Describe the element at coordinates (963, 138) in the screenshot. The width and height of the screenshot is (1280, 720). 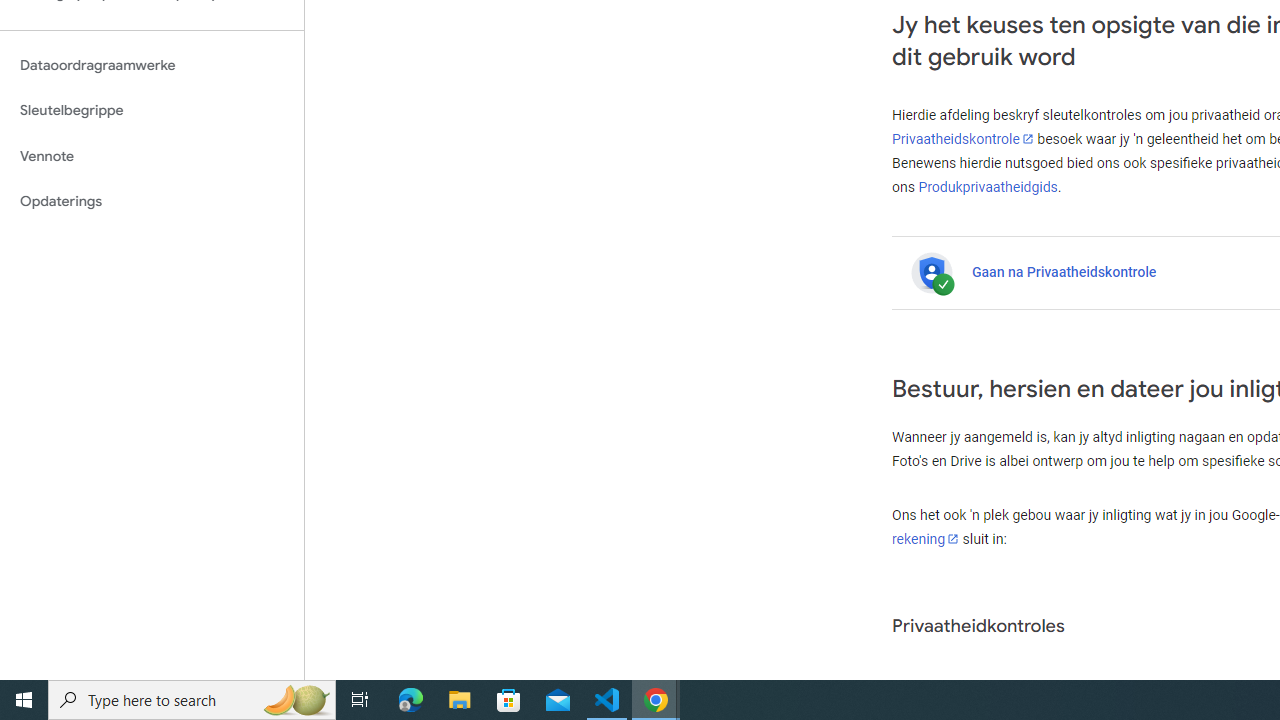
I see `'Privaatheidskontrole'` at that location.